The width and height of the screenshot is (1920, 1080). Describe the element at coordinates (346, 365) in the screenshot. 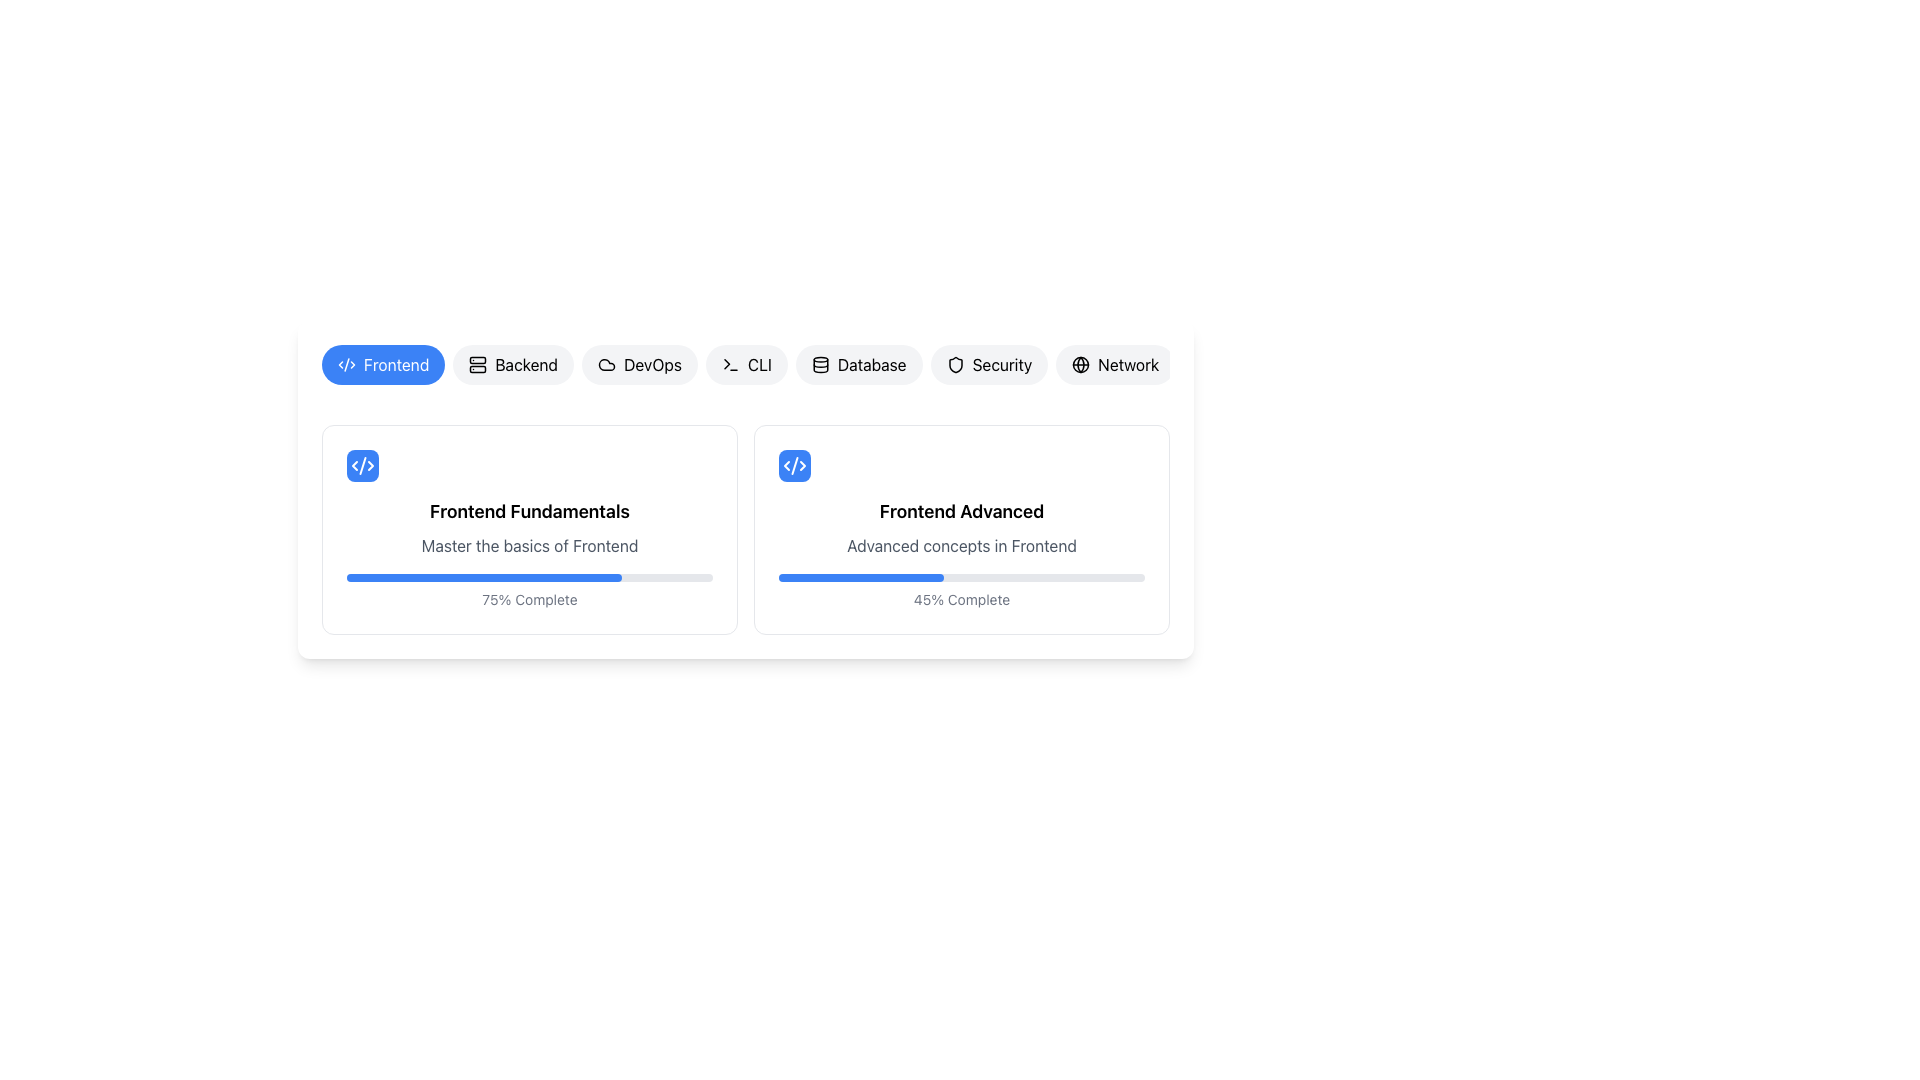

I see `the 'Frontend' category icon located inside a blue rounded rectangle on the left side of the navigational tabs` at that location.